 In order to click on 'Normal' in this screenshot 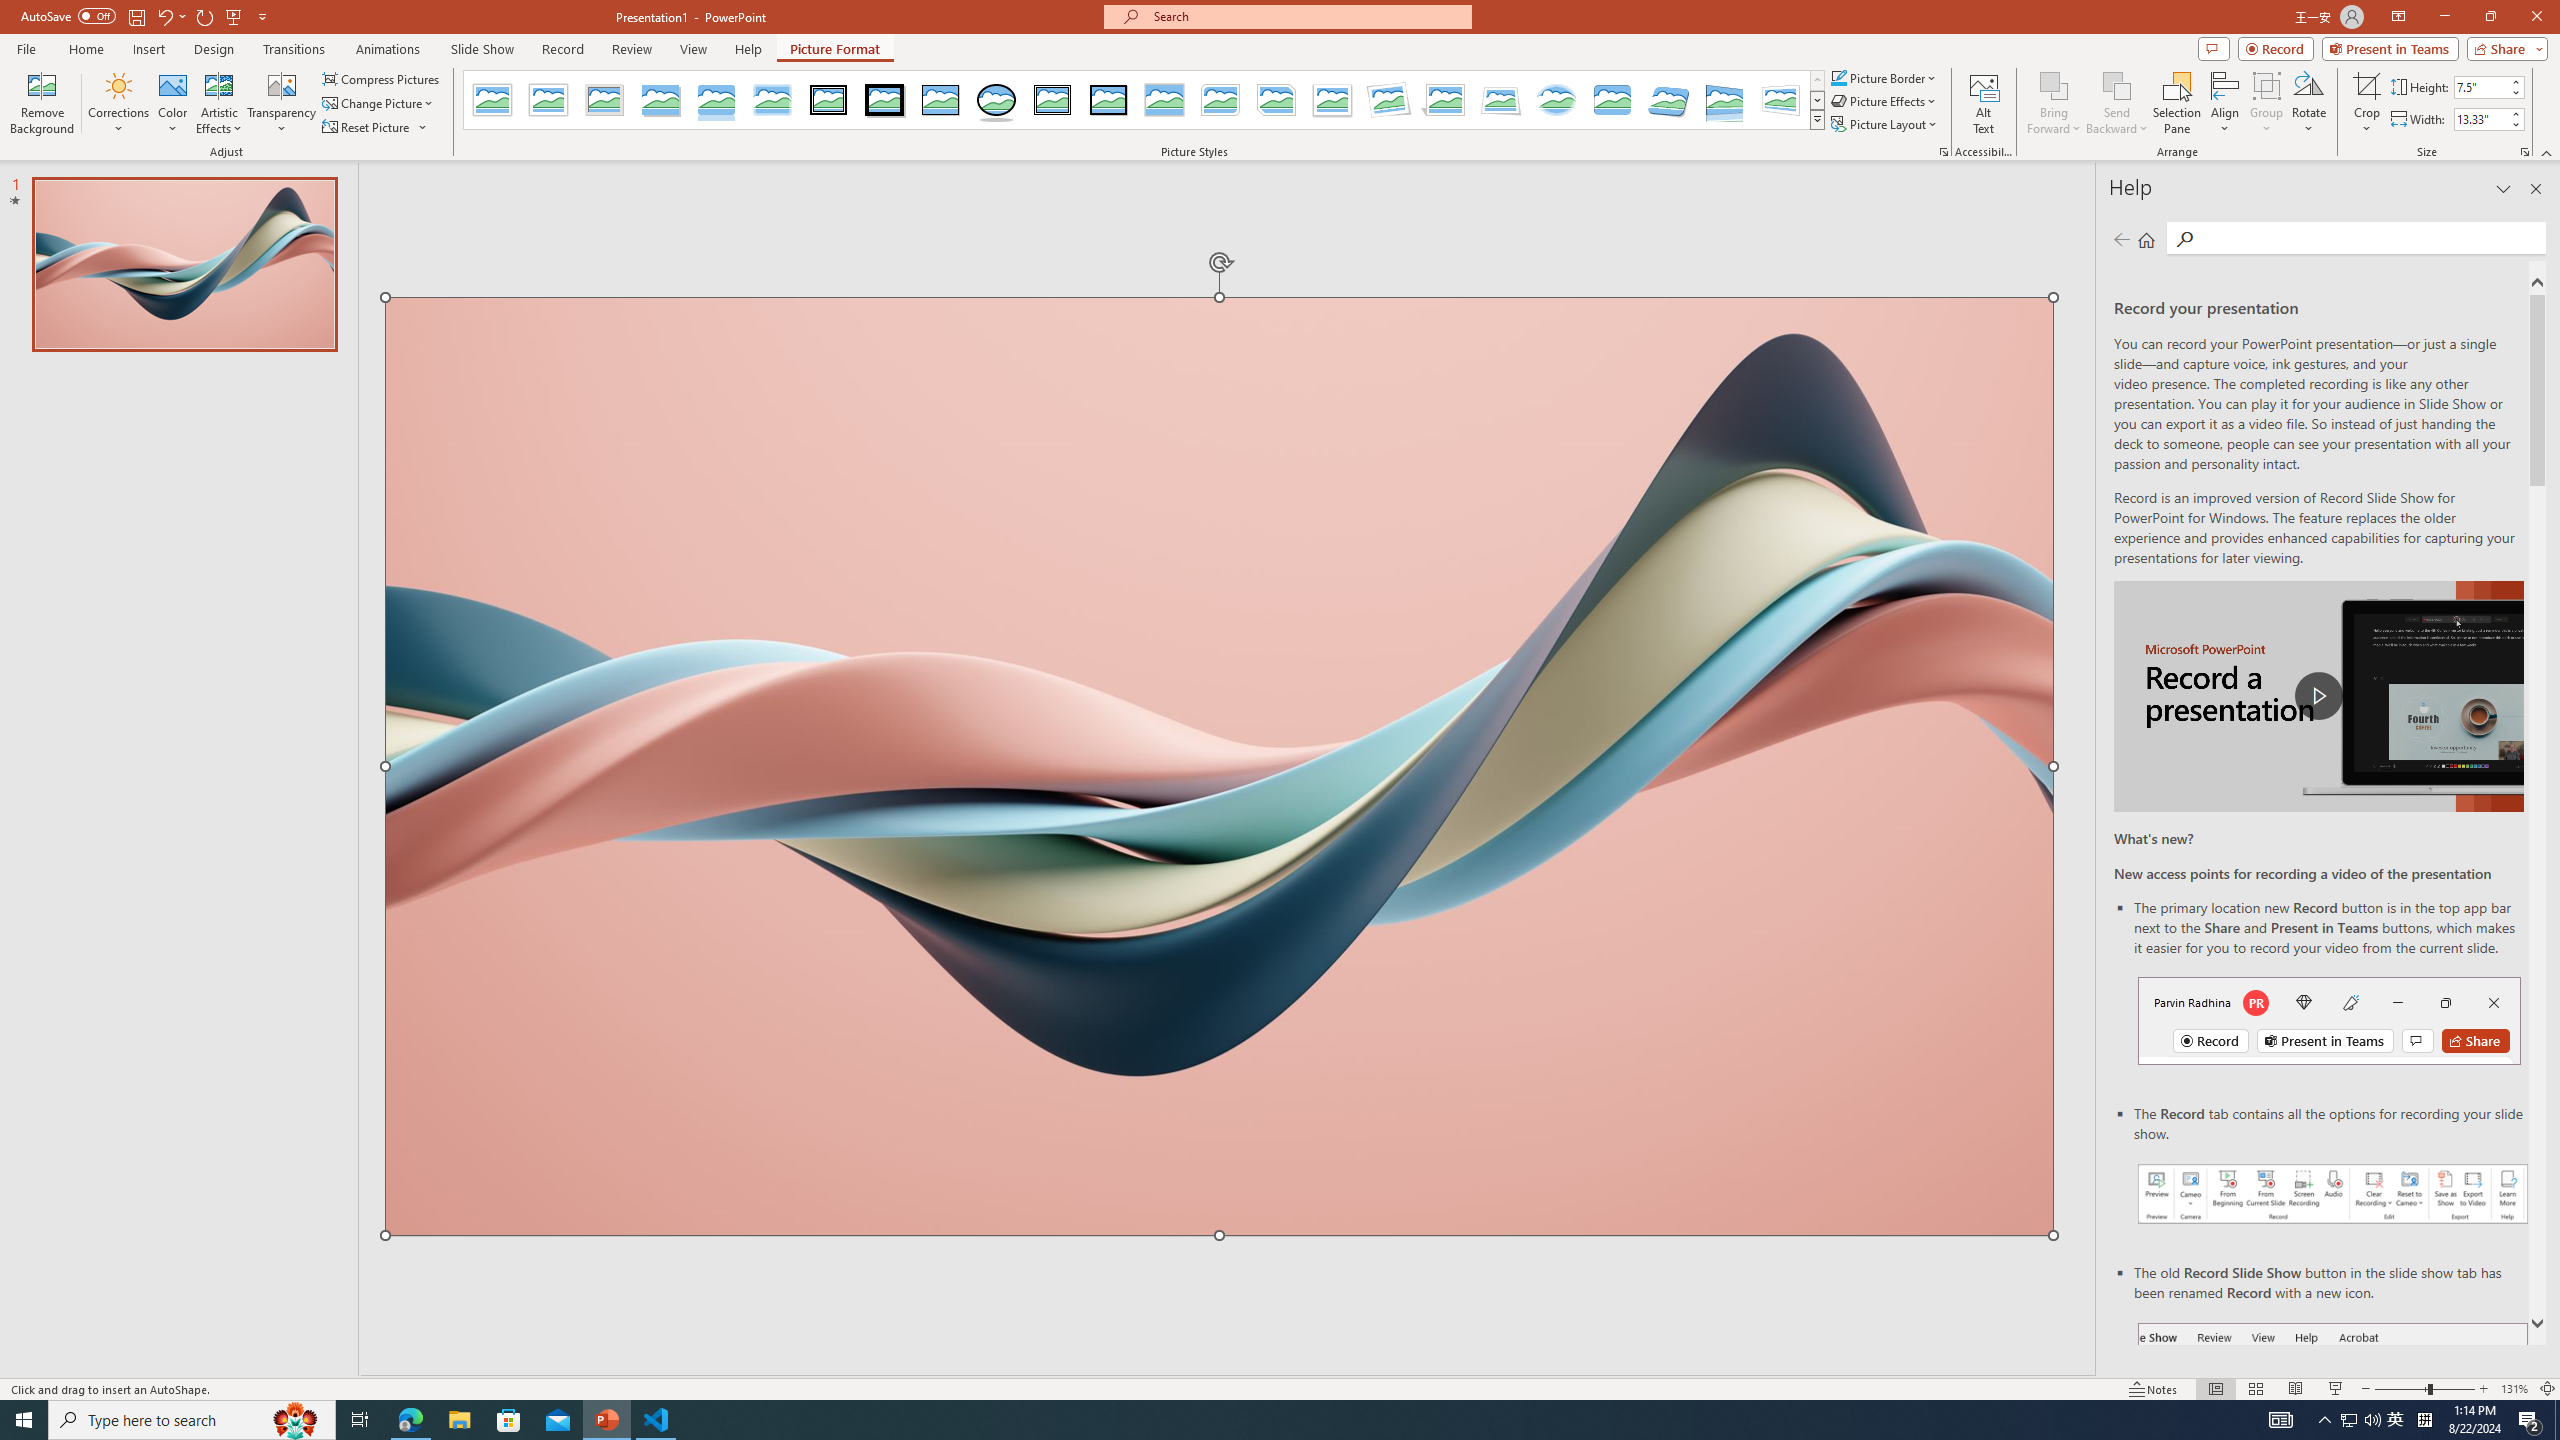, I will do `click(2214, 1389)`.